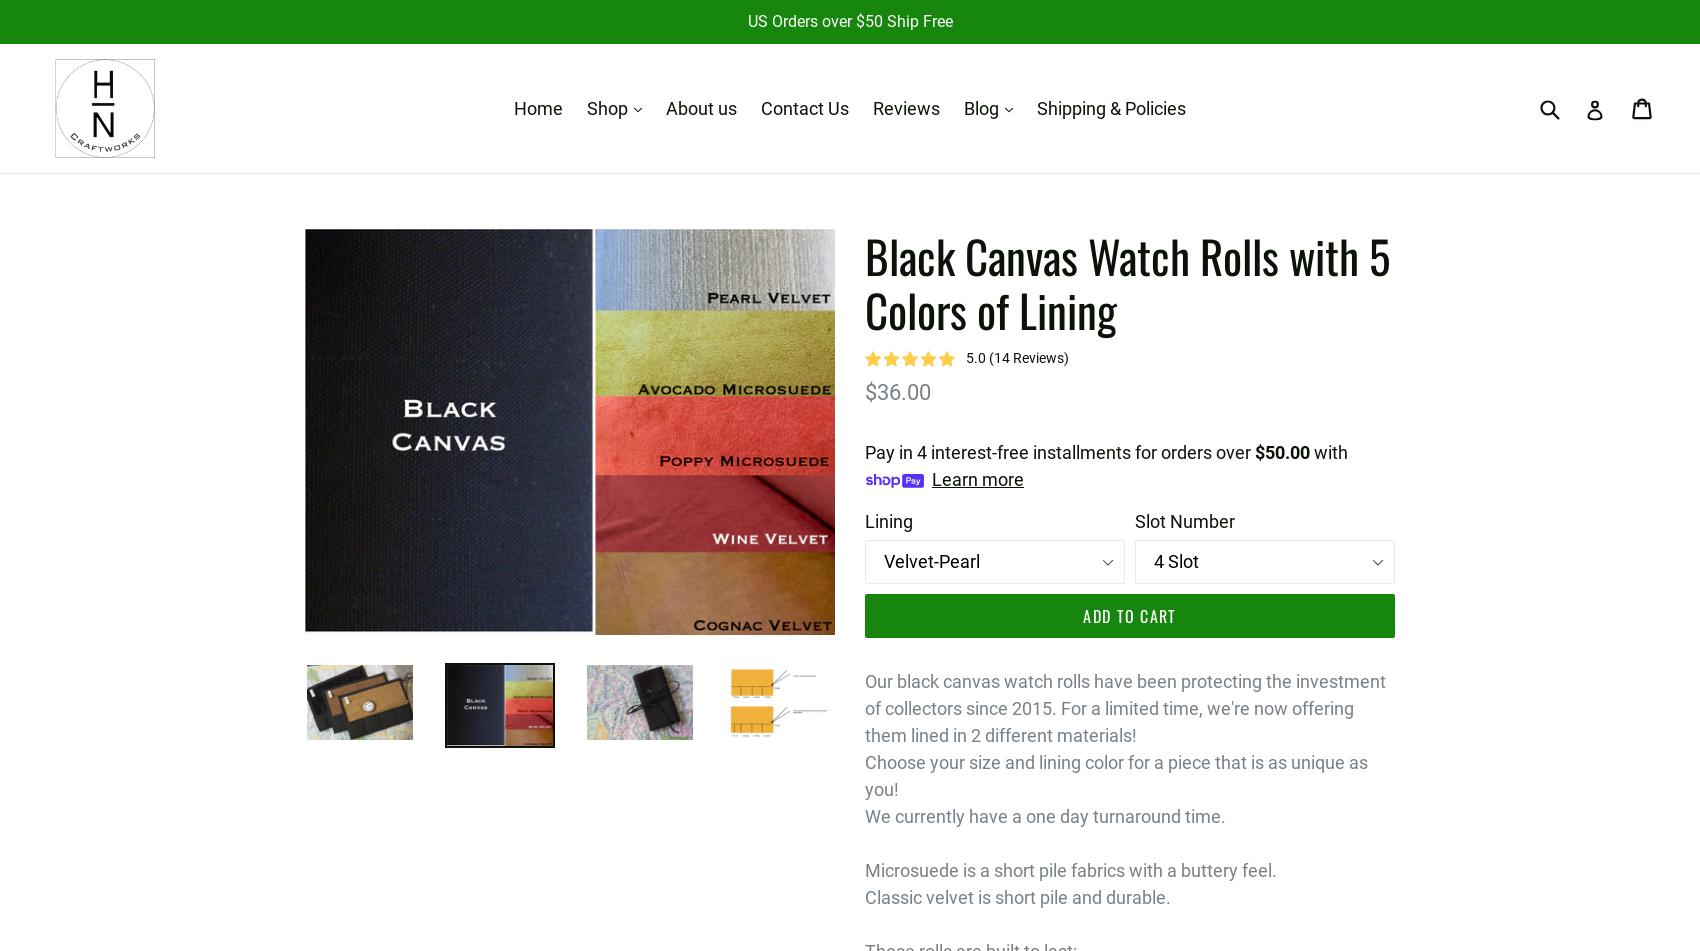 The width and height of the screenshot is (1700, 951). Describe the element at coordinates (982, 108) in the screenshot. I see `'Blog'` at that location.